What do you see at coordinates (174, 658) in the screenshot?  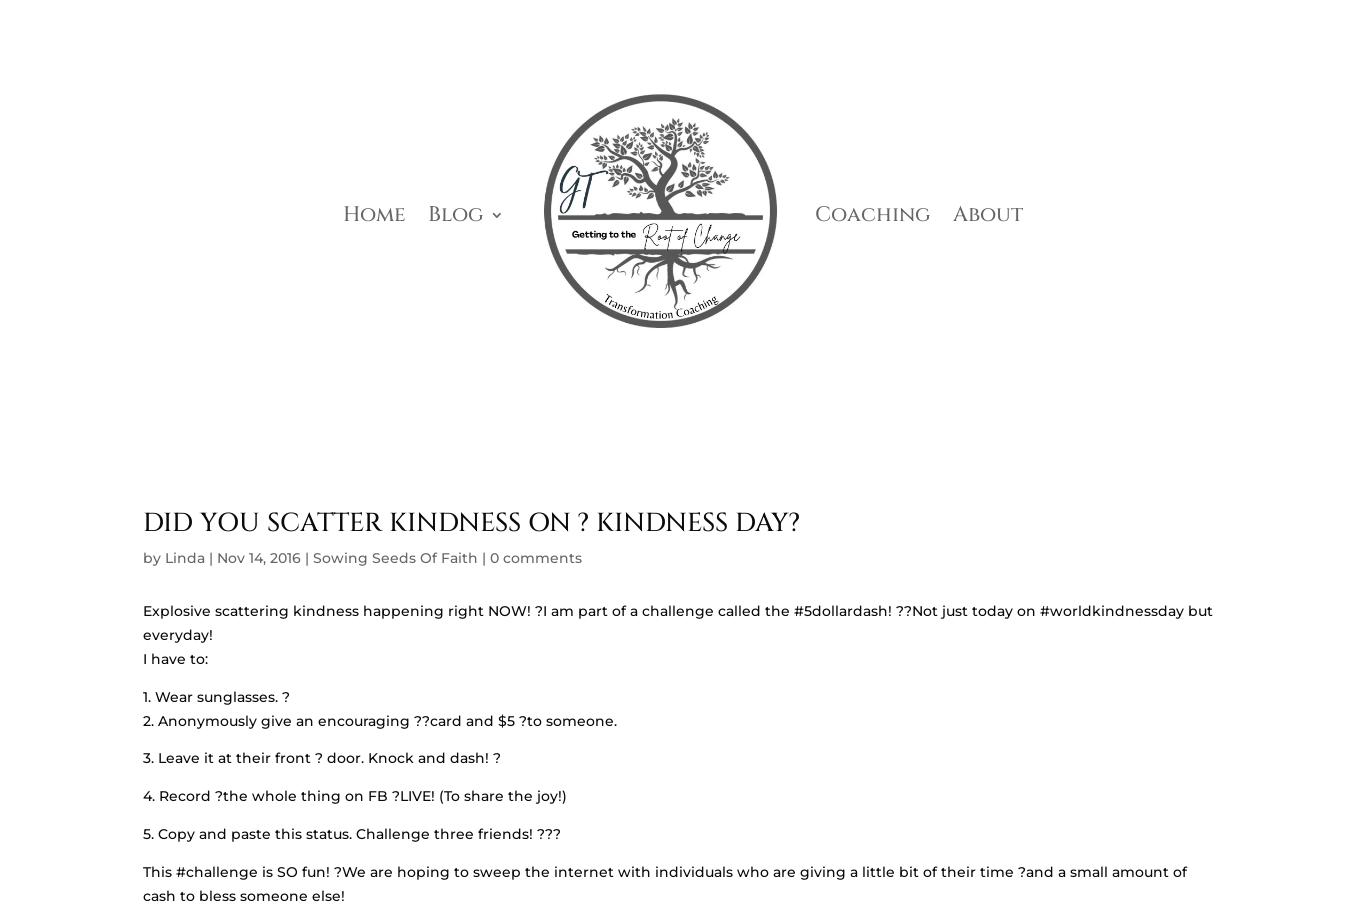 I see `'I have to:'` at bounding box center [174, 658].